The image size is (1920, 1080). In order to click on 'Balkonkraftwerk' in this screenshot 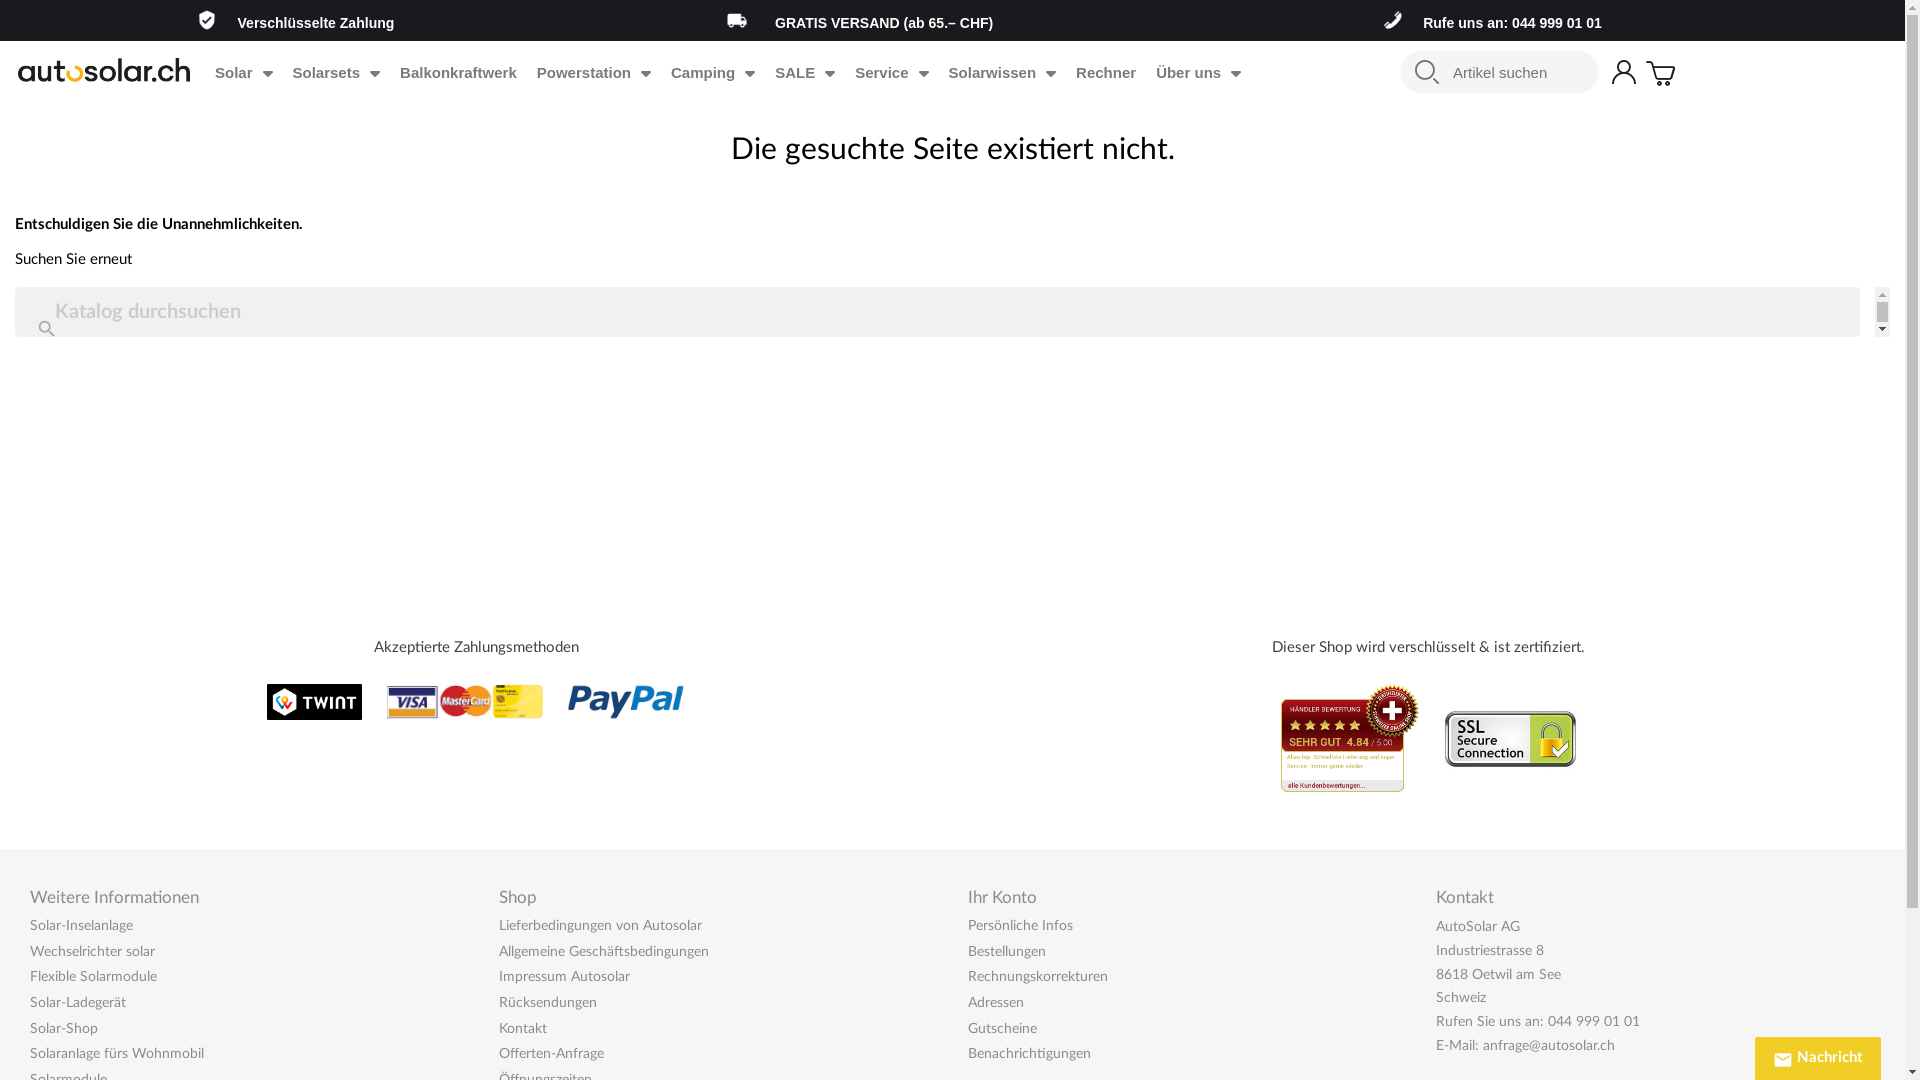, I will do `click(457, 72)`.